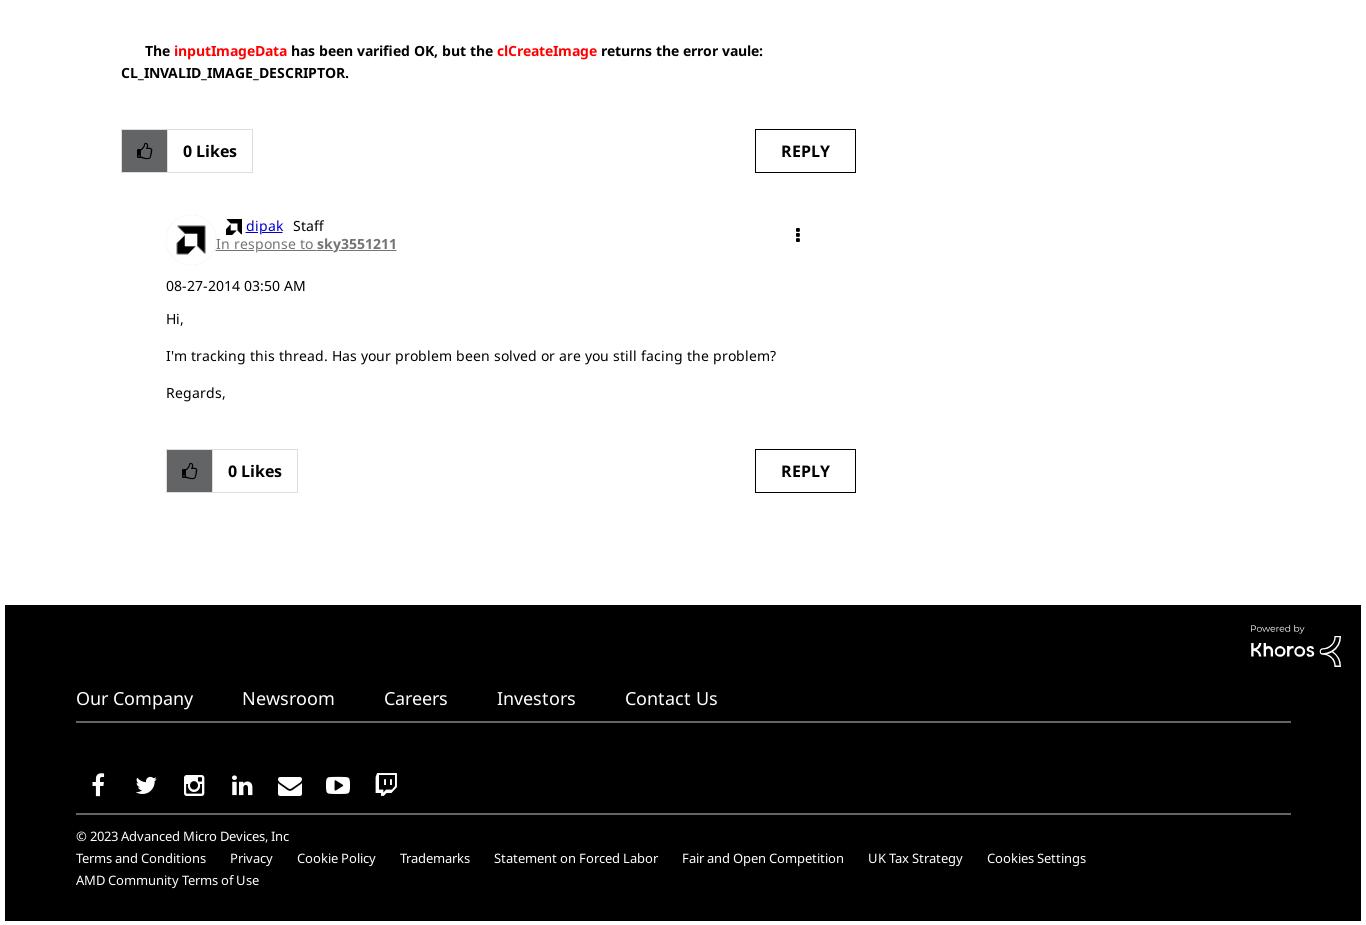 This screenshot has width=1366, height=925. Describe the element at coordinates (167, 783) in the screenshot. I see `'Twitter'` at that location.